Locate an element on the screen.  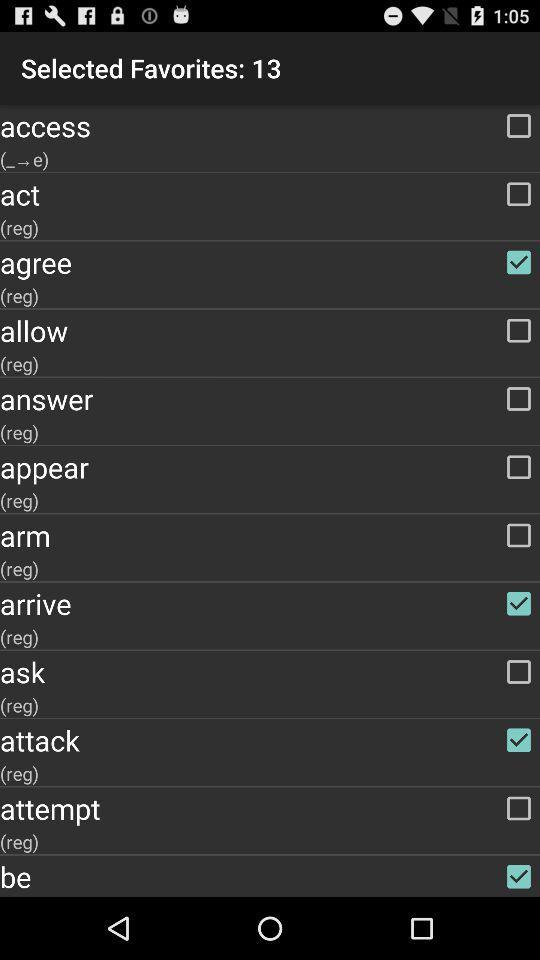
the item above the (reg)  app is located at coordinates (270, 739).